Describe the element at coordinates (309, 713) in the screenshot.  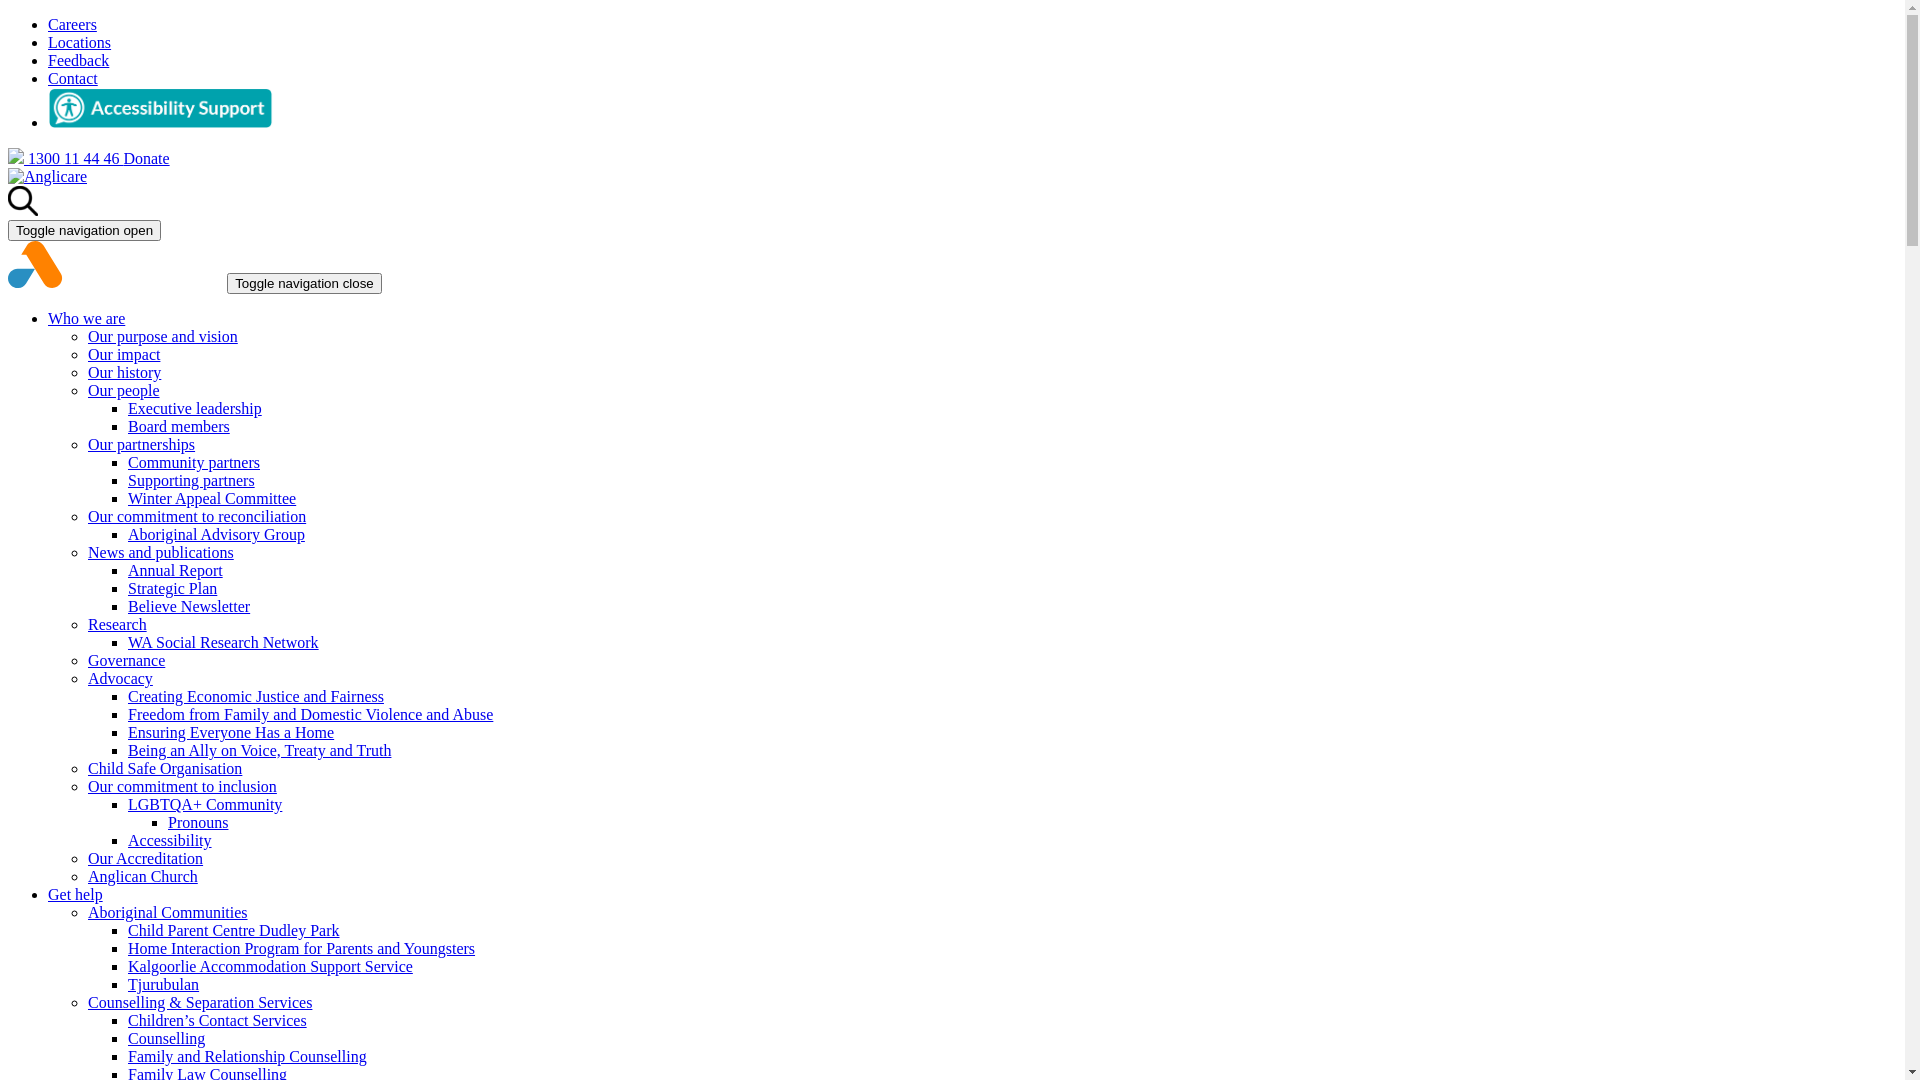
I see `'Freedom from Family and Domestic Violence and Abuse'` at that location.